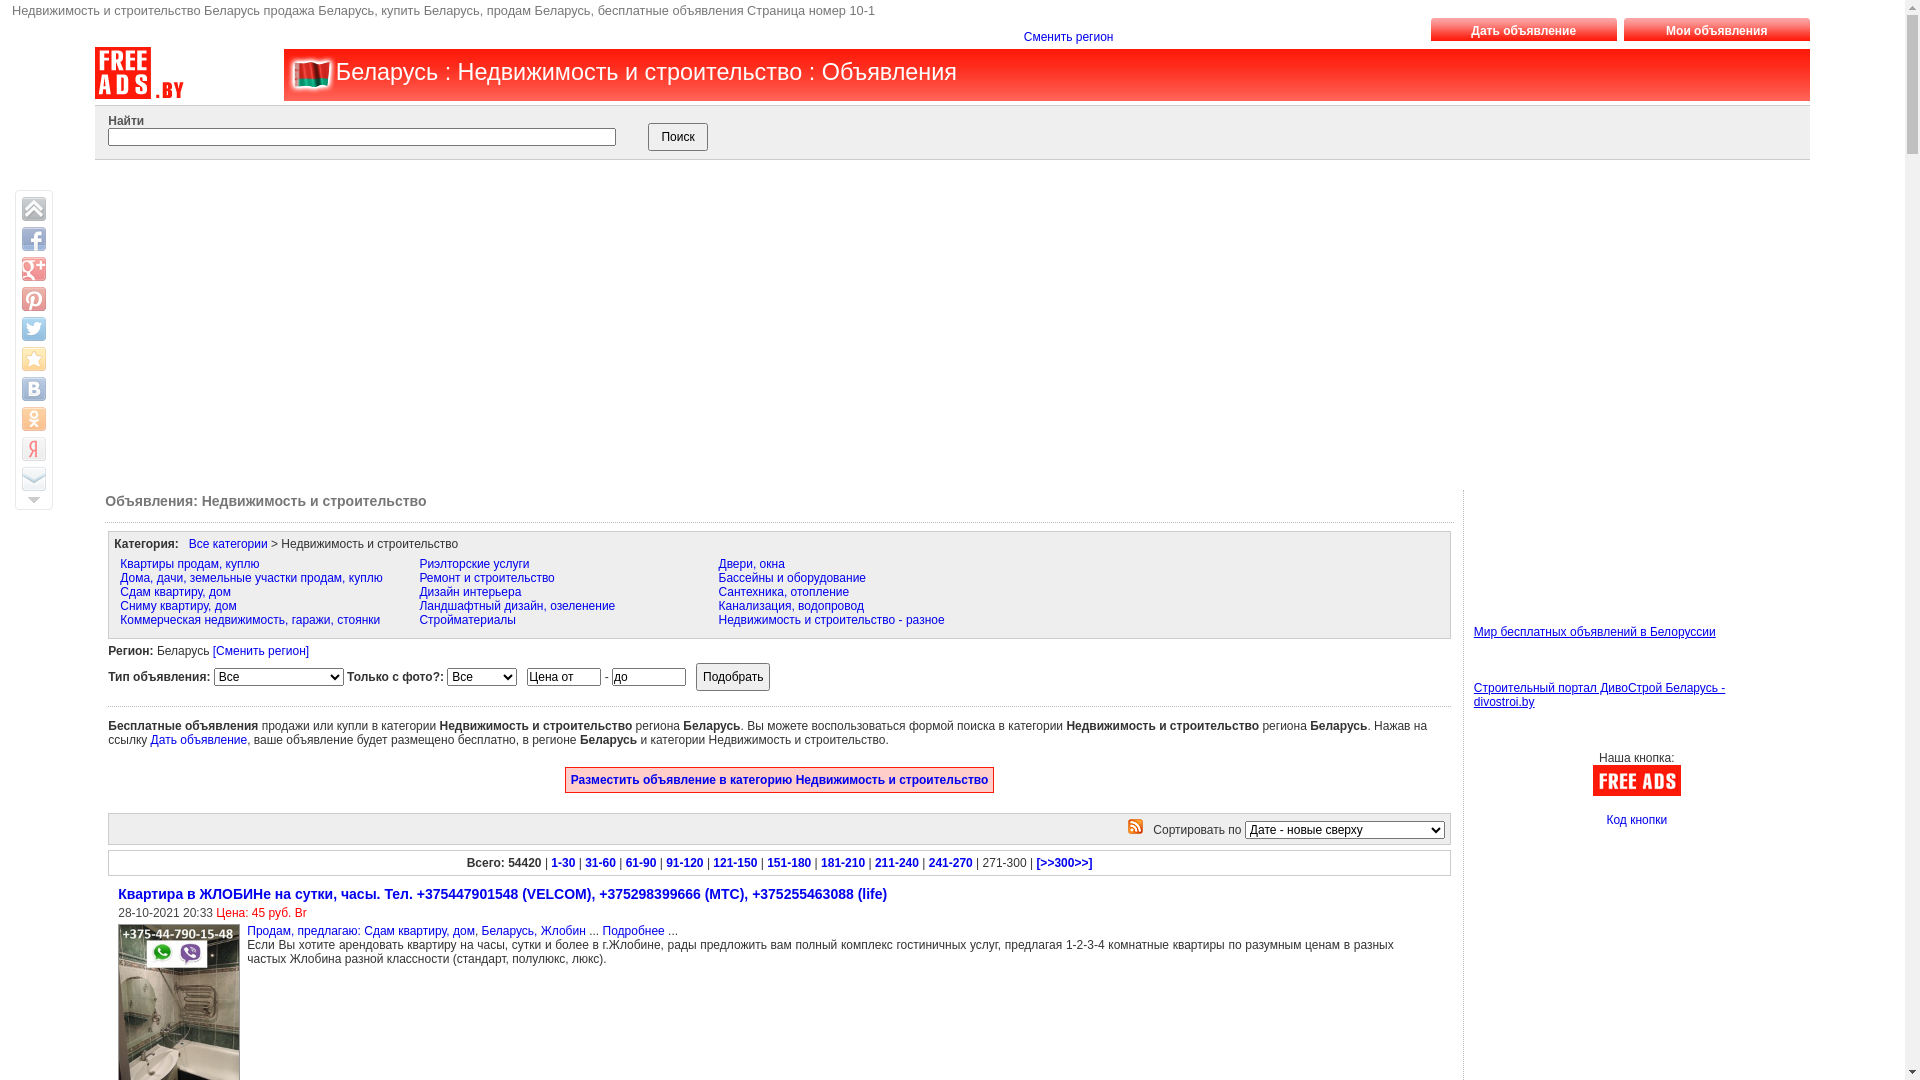 The height and width of the screenshot is (1080, 1920). I want to click on 'Advertisement', so click(1473, 534).